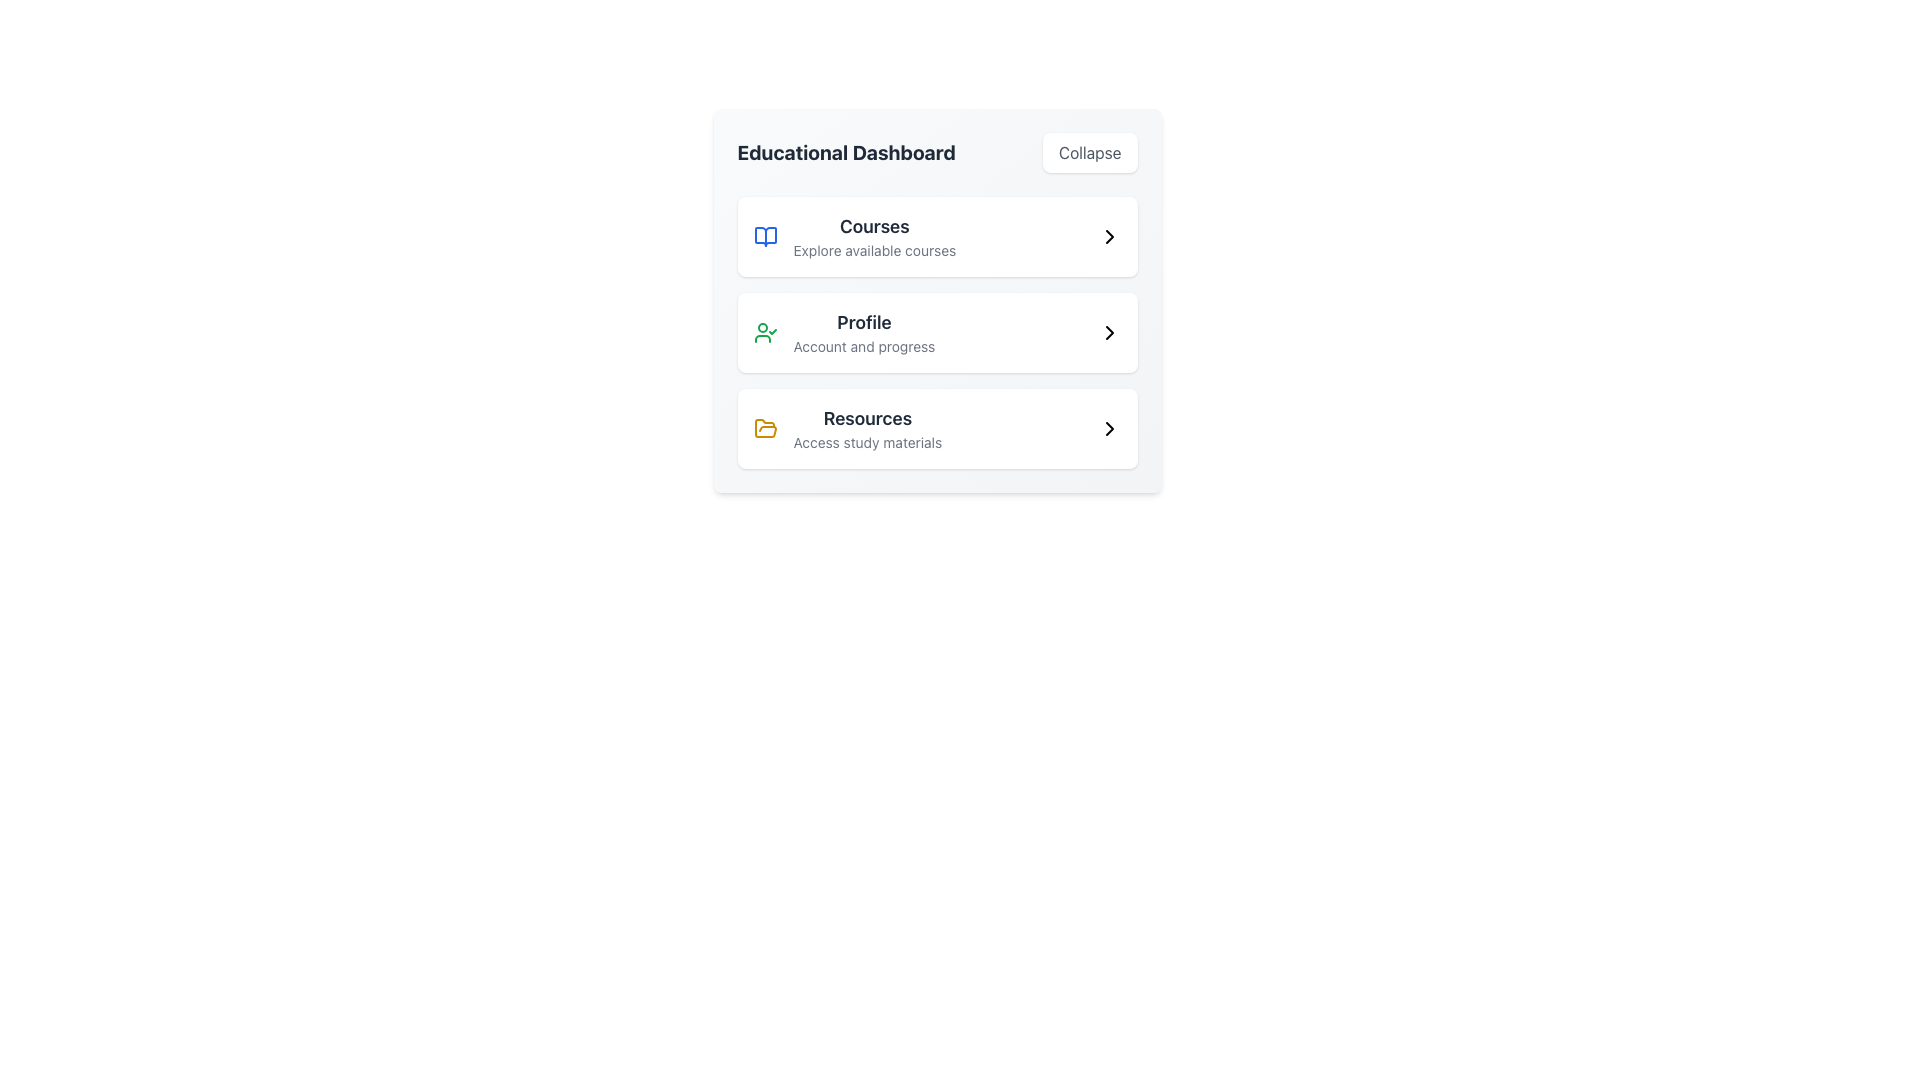 This screenshot has height=1080, width=1920. I want to click on the List Item that consists of a green outline user icon and two lines of text, 'Profile' and 'Account and progress', so click(844, 331).